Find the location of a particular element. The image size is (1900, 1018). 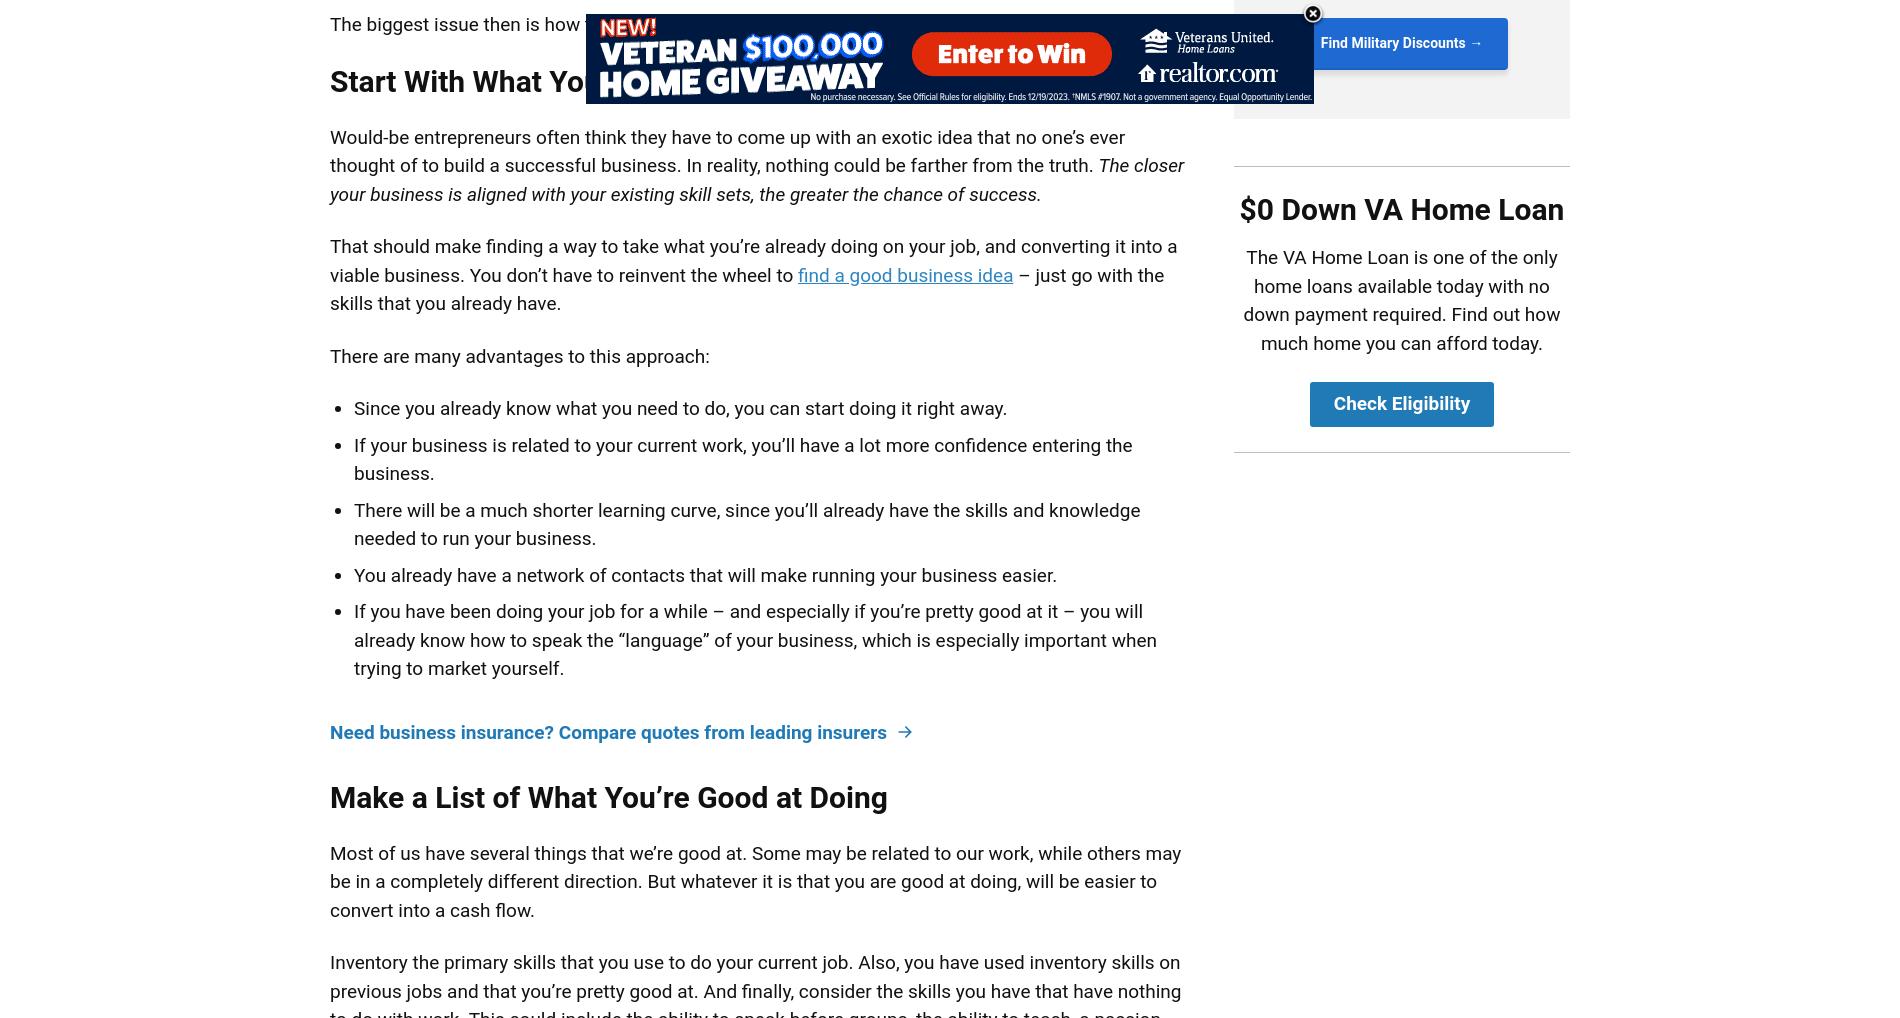

'Since you already know what you need to do, you can start doing it right away.' is located at coordinates (680, 407).